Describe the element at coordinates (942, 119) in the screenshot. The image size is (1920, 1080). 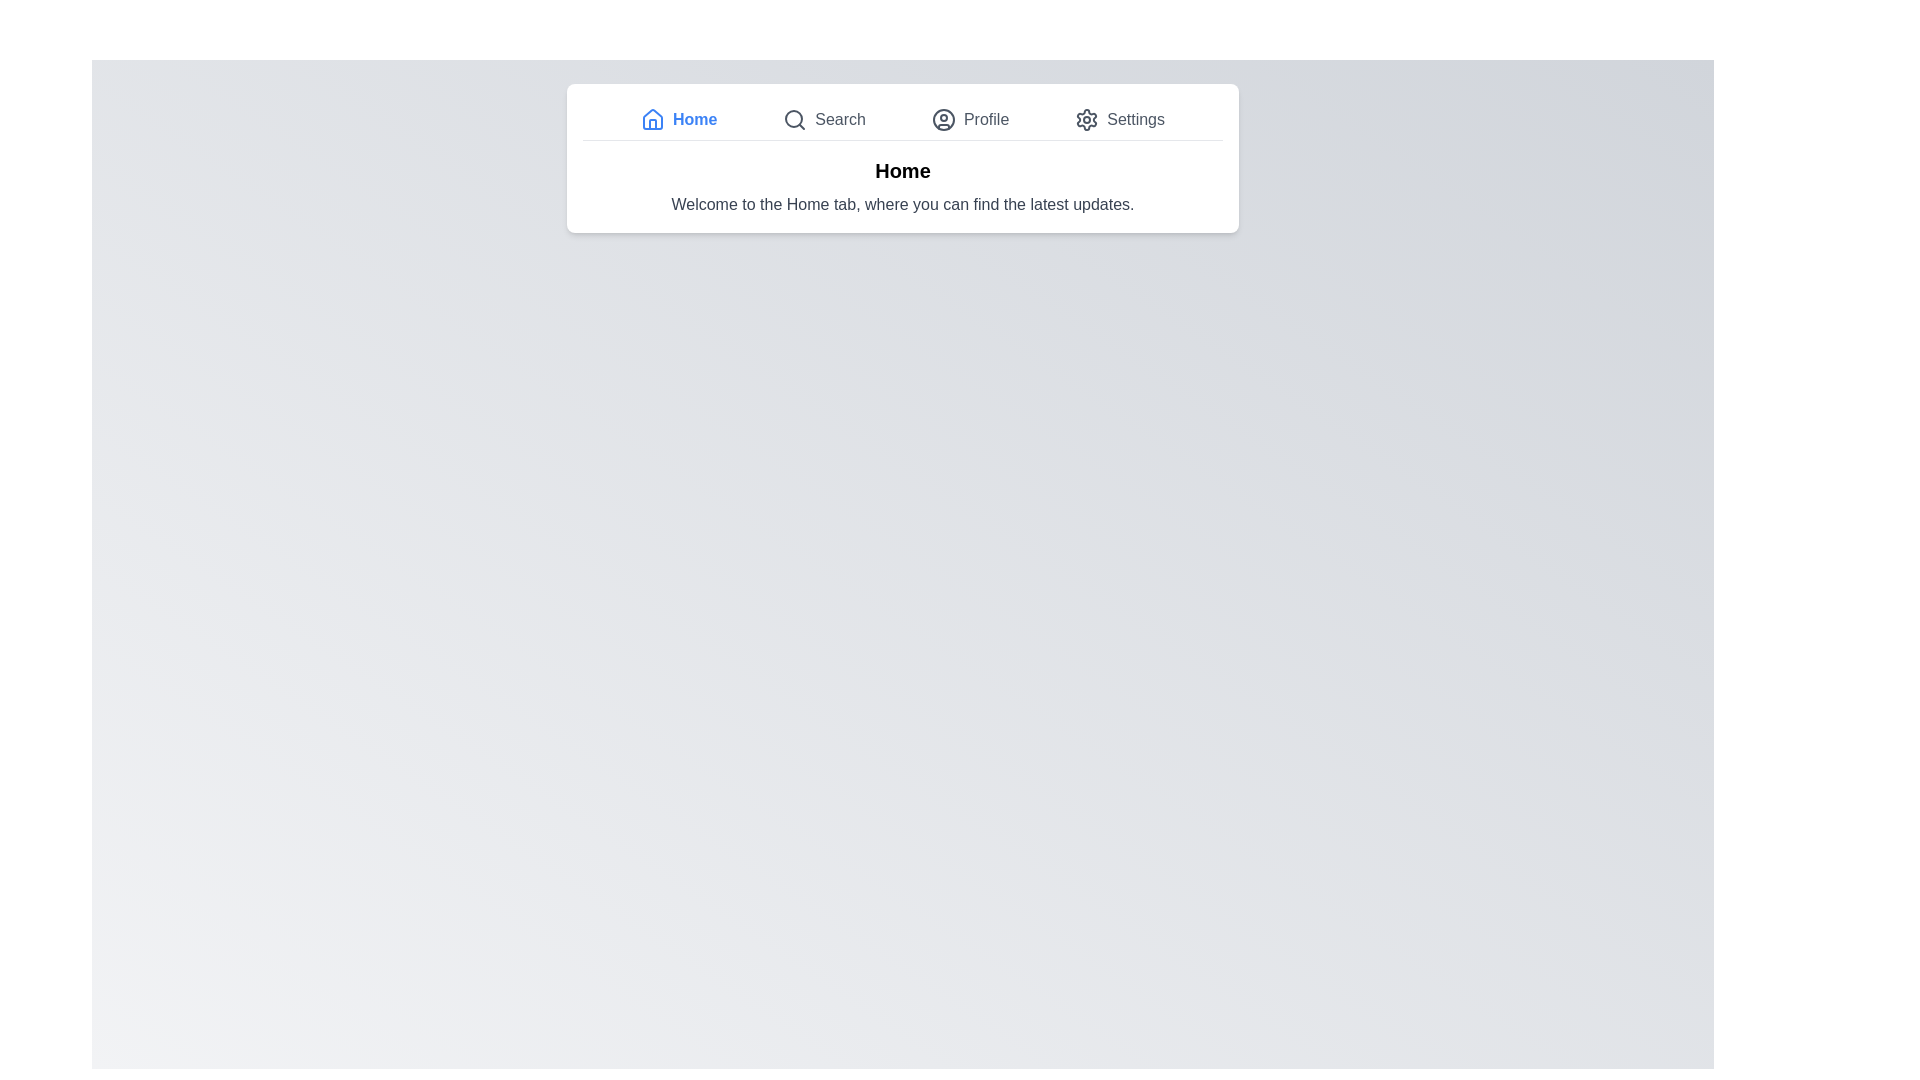
I see `the 'Profile' icon in the navigation bar` at that location.